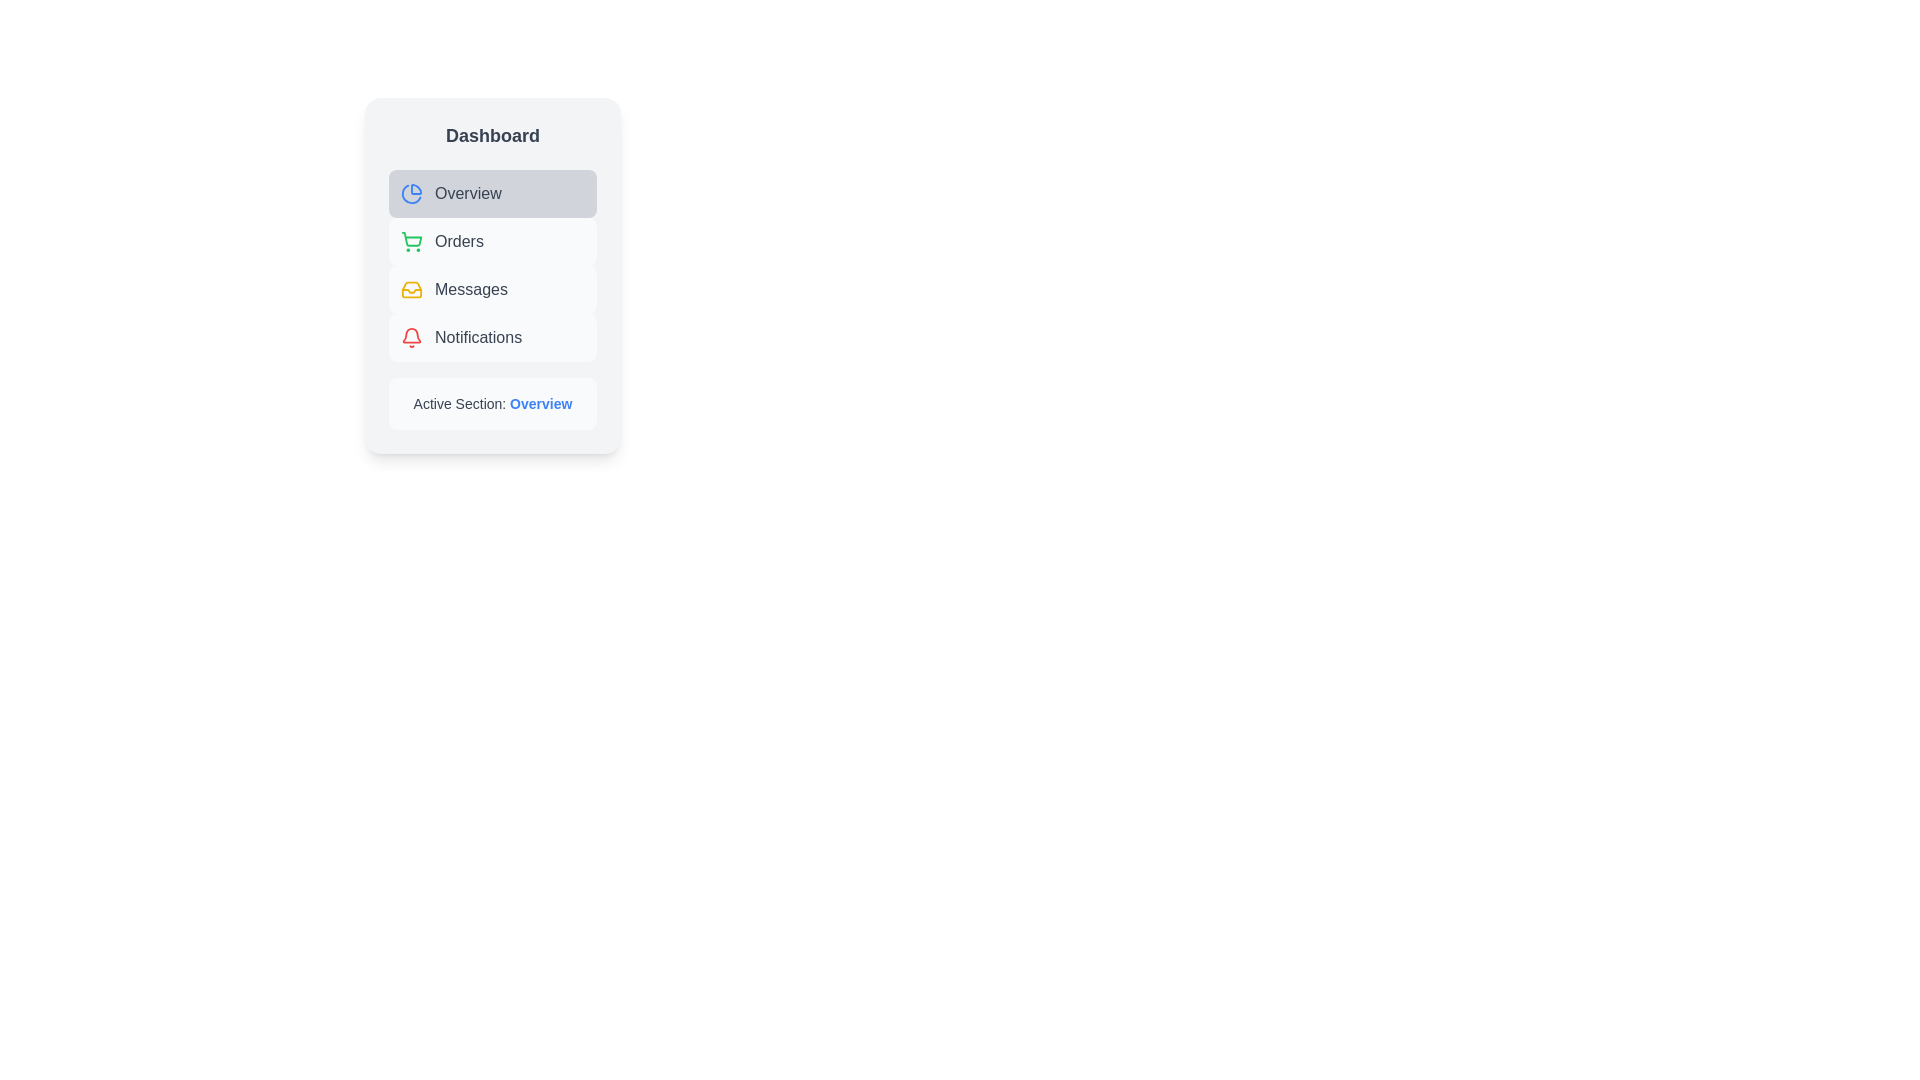 Image resolution: width=1920 pixels, height=1080 pixels. I want to click on the menu item labeled Messages, so click(493, 289).